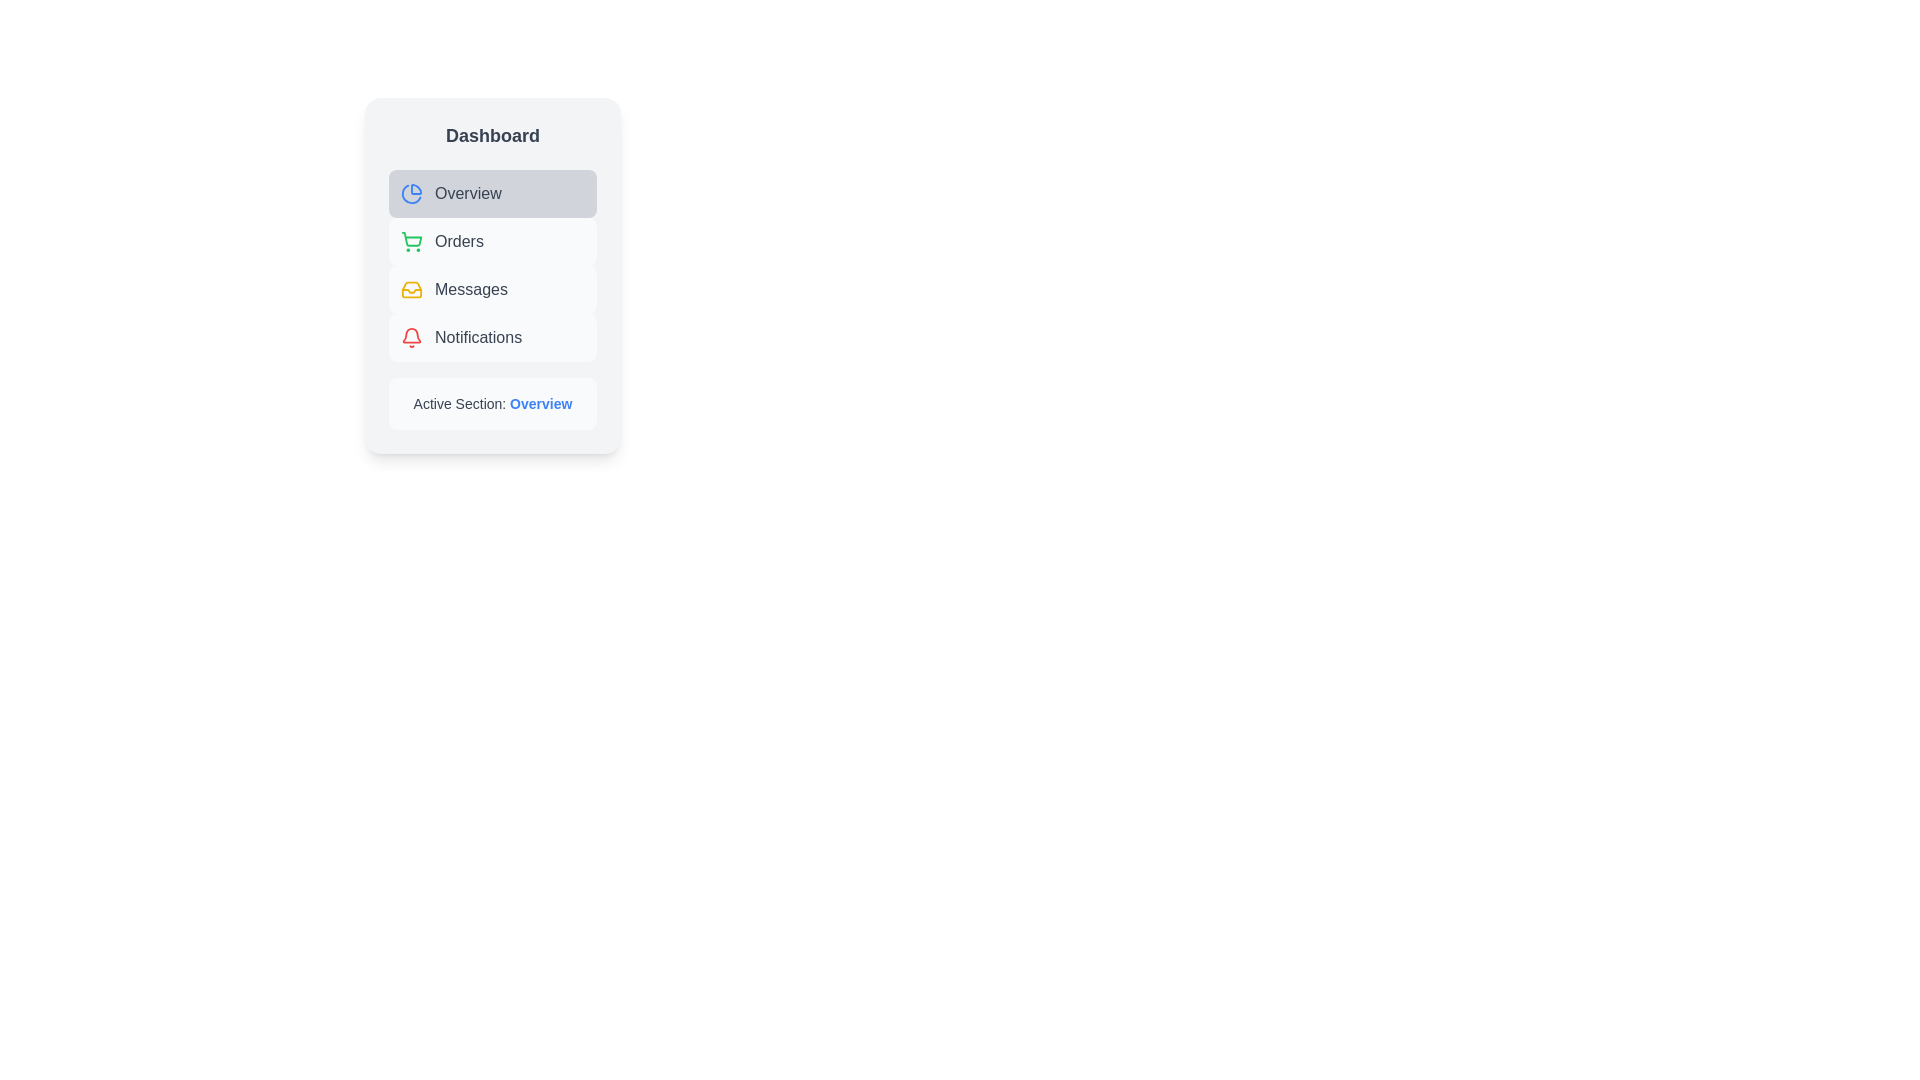 Image resolution: width=1920 pixels, height=1080 pixels. I want to click on the menu item labeled Messages, so click(493, 289).